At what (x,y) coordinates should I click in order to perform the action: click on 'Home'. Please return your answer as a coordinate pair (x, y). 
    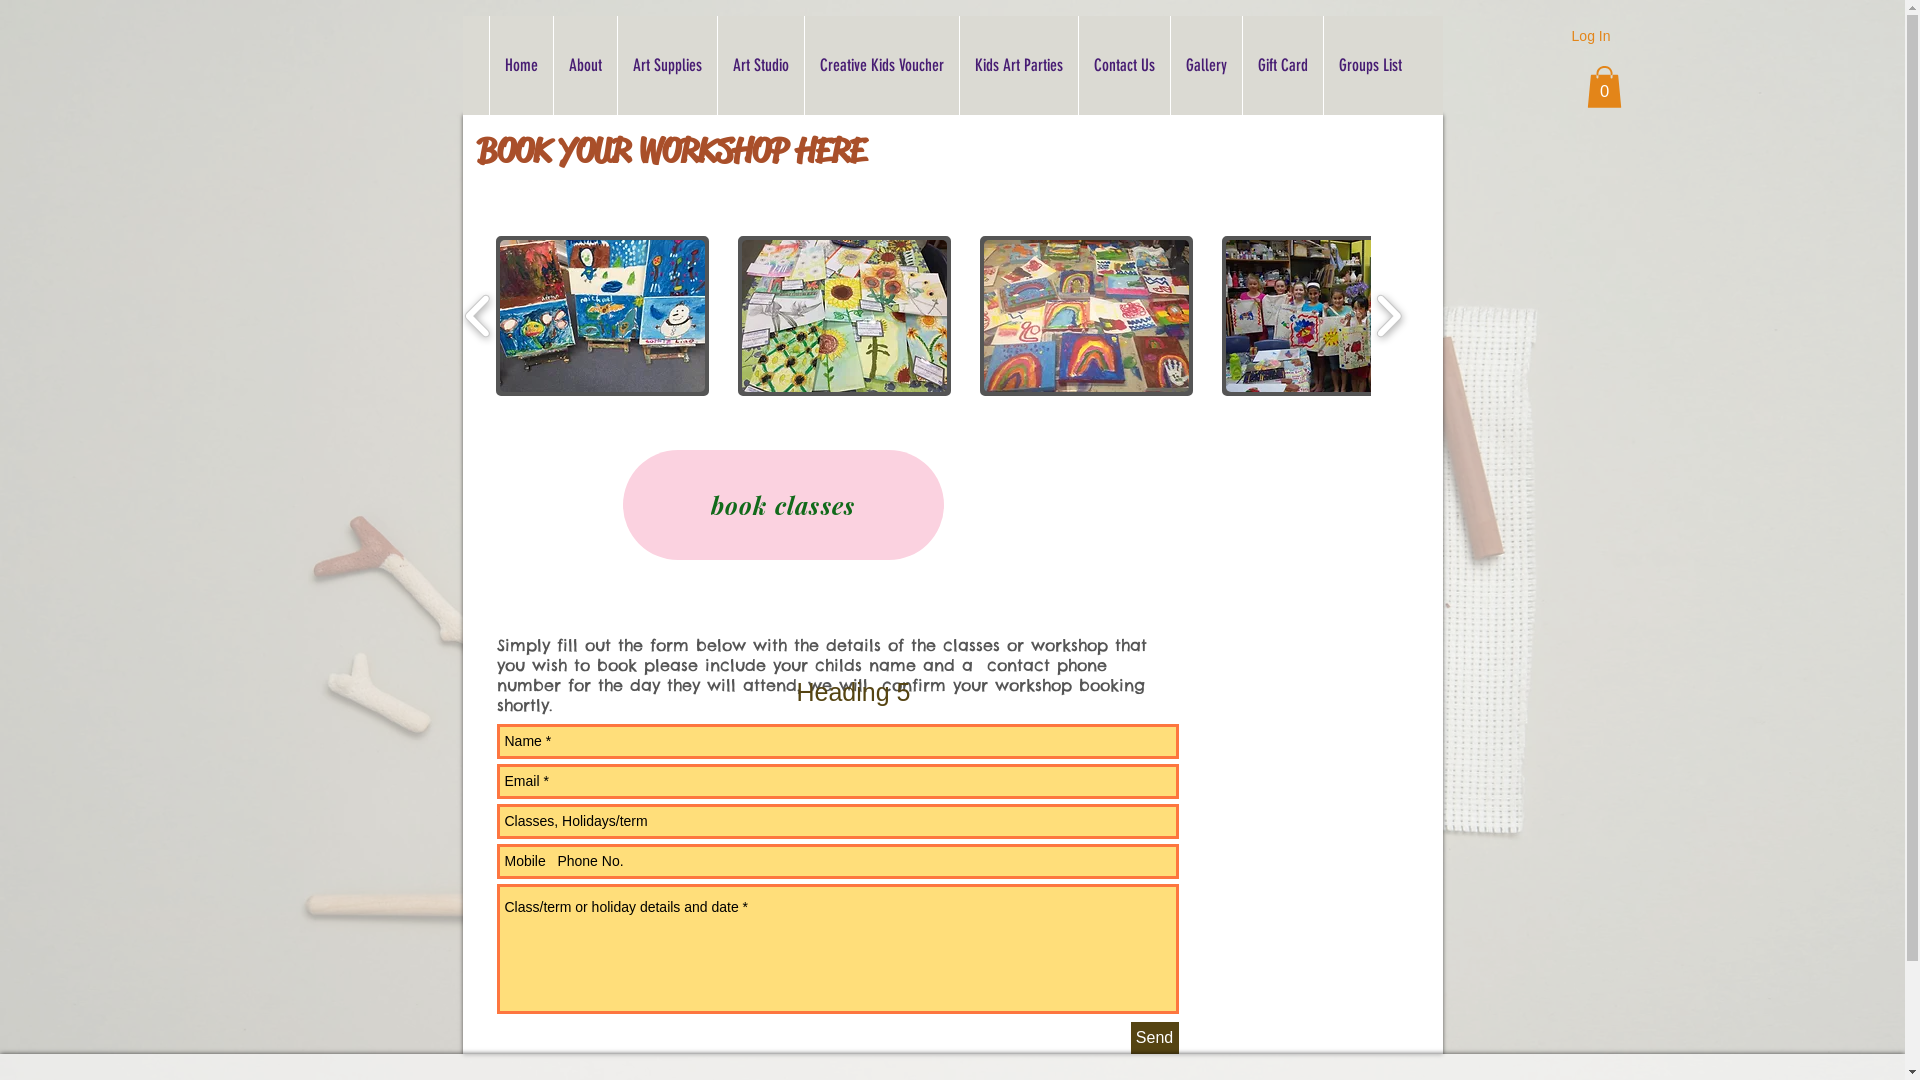
    Looking at the image, I should click on (519, 64).